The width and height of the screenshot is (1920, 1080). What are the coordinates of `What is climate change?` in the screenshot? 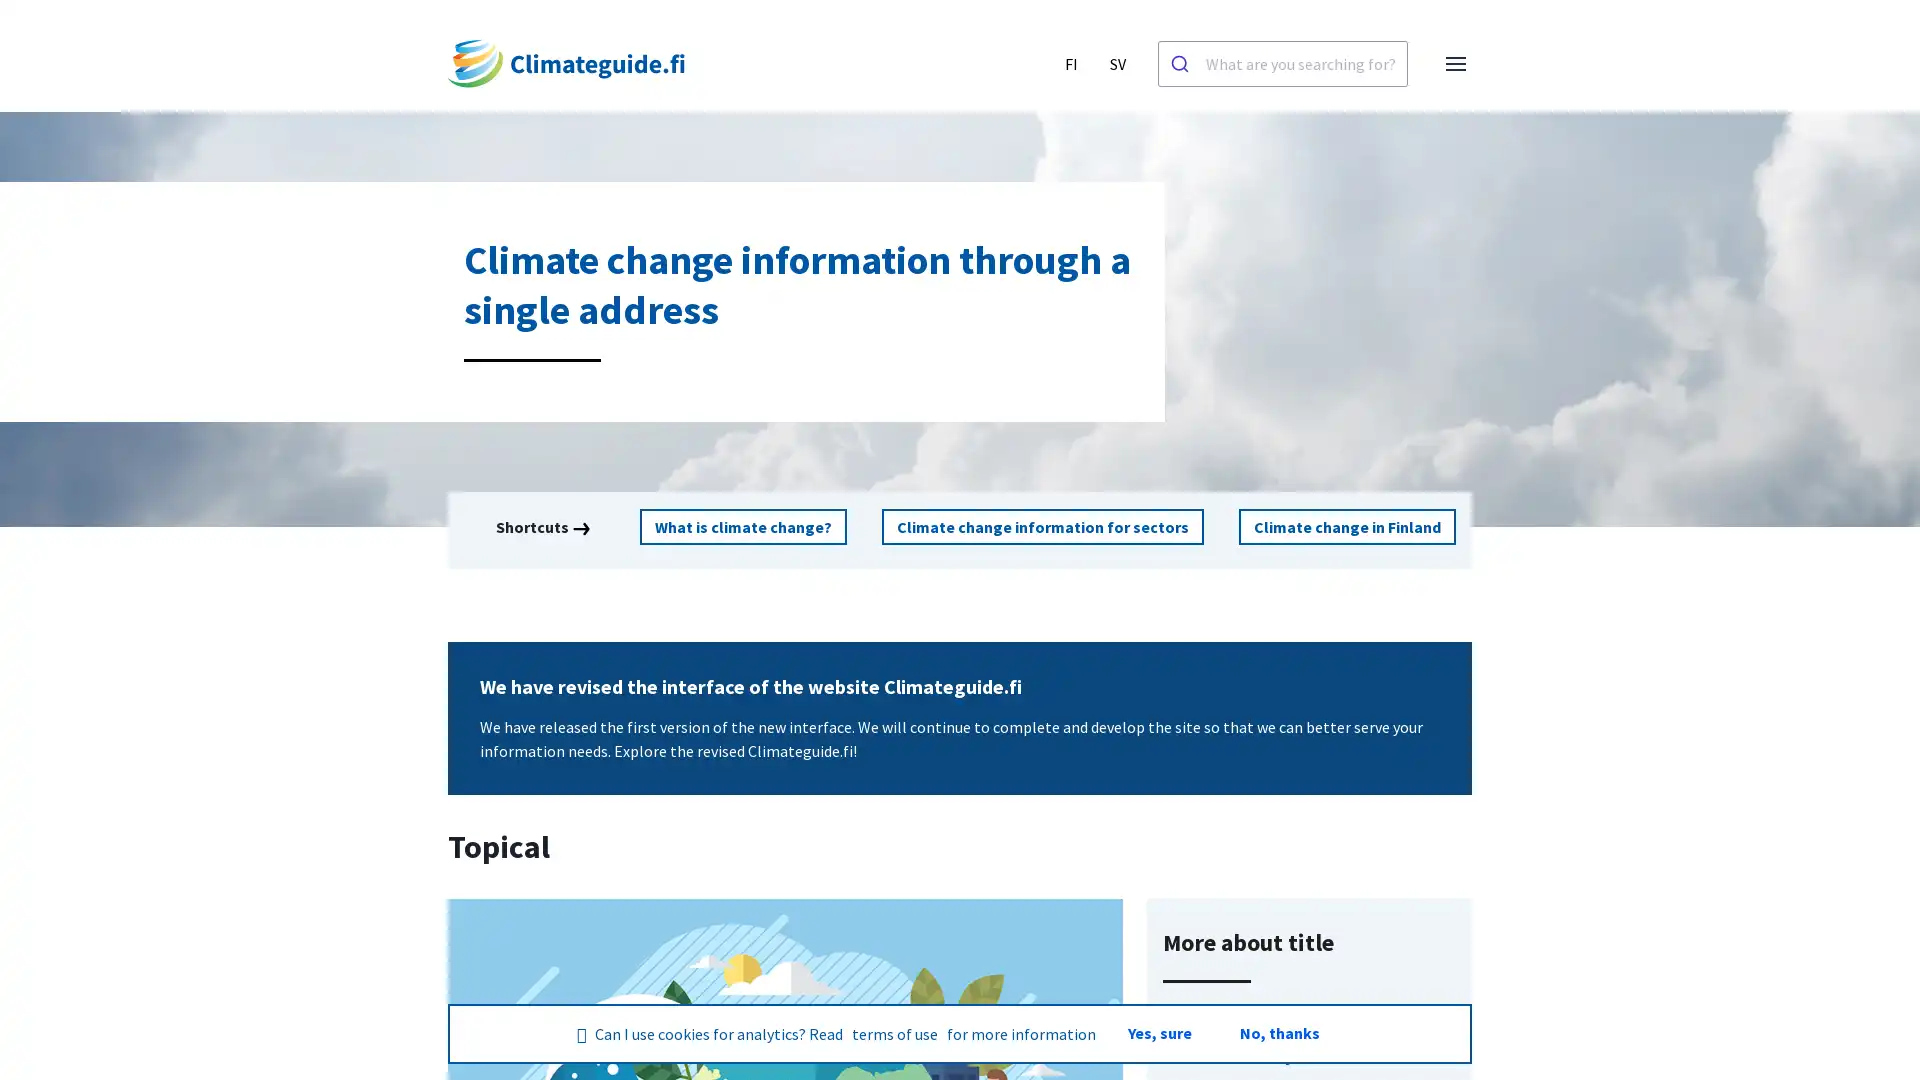 It's located at (745, 526).